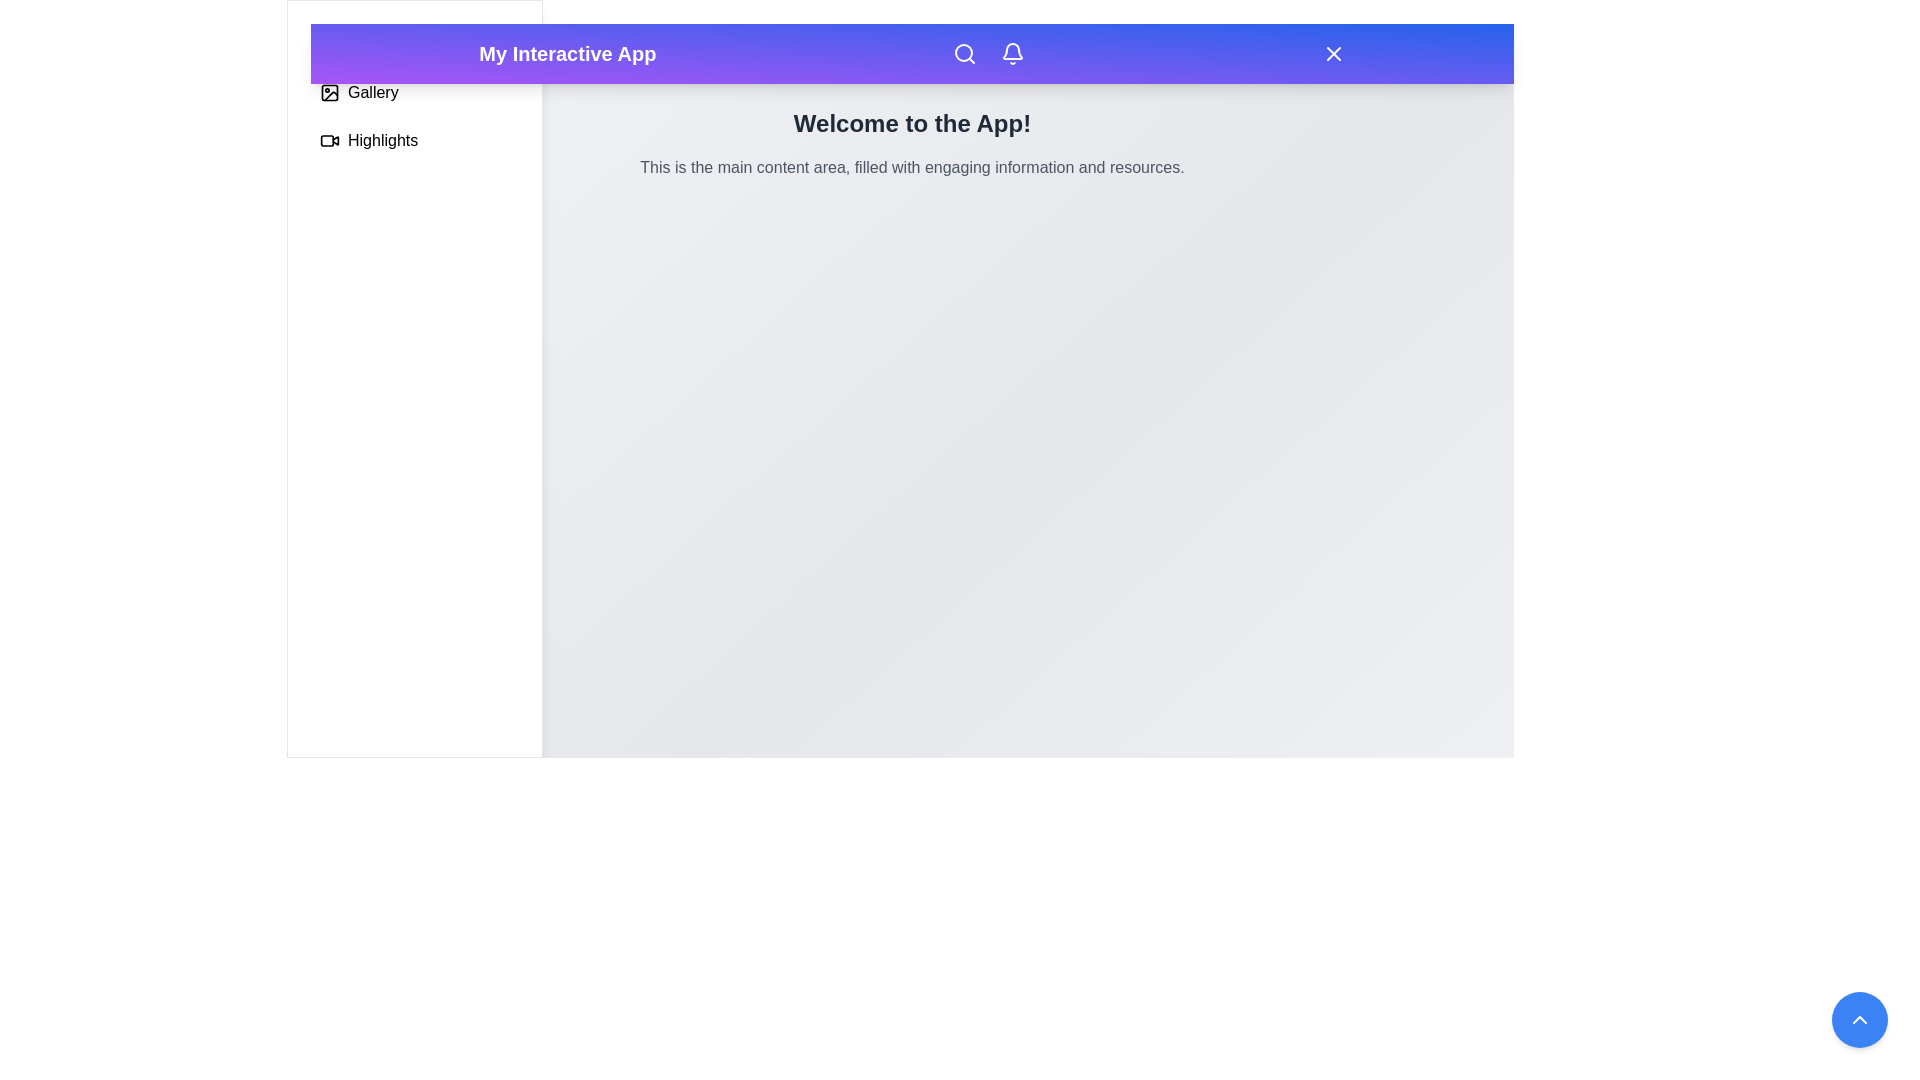 This screenshot has height=1080, width=1920. What do you see at coordinates (413, 140) in the screenshot?
I see `the 'Highlights' menu item, which is the bottommost option in the vertical navigation panel and follows the 'Gallery' section` at bounding box center [413, 140].